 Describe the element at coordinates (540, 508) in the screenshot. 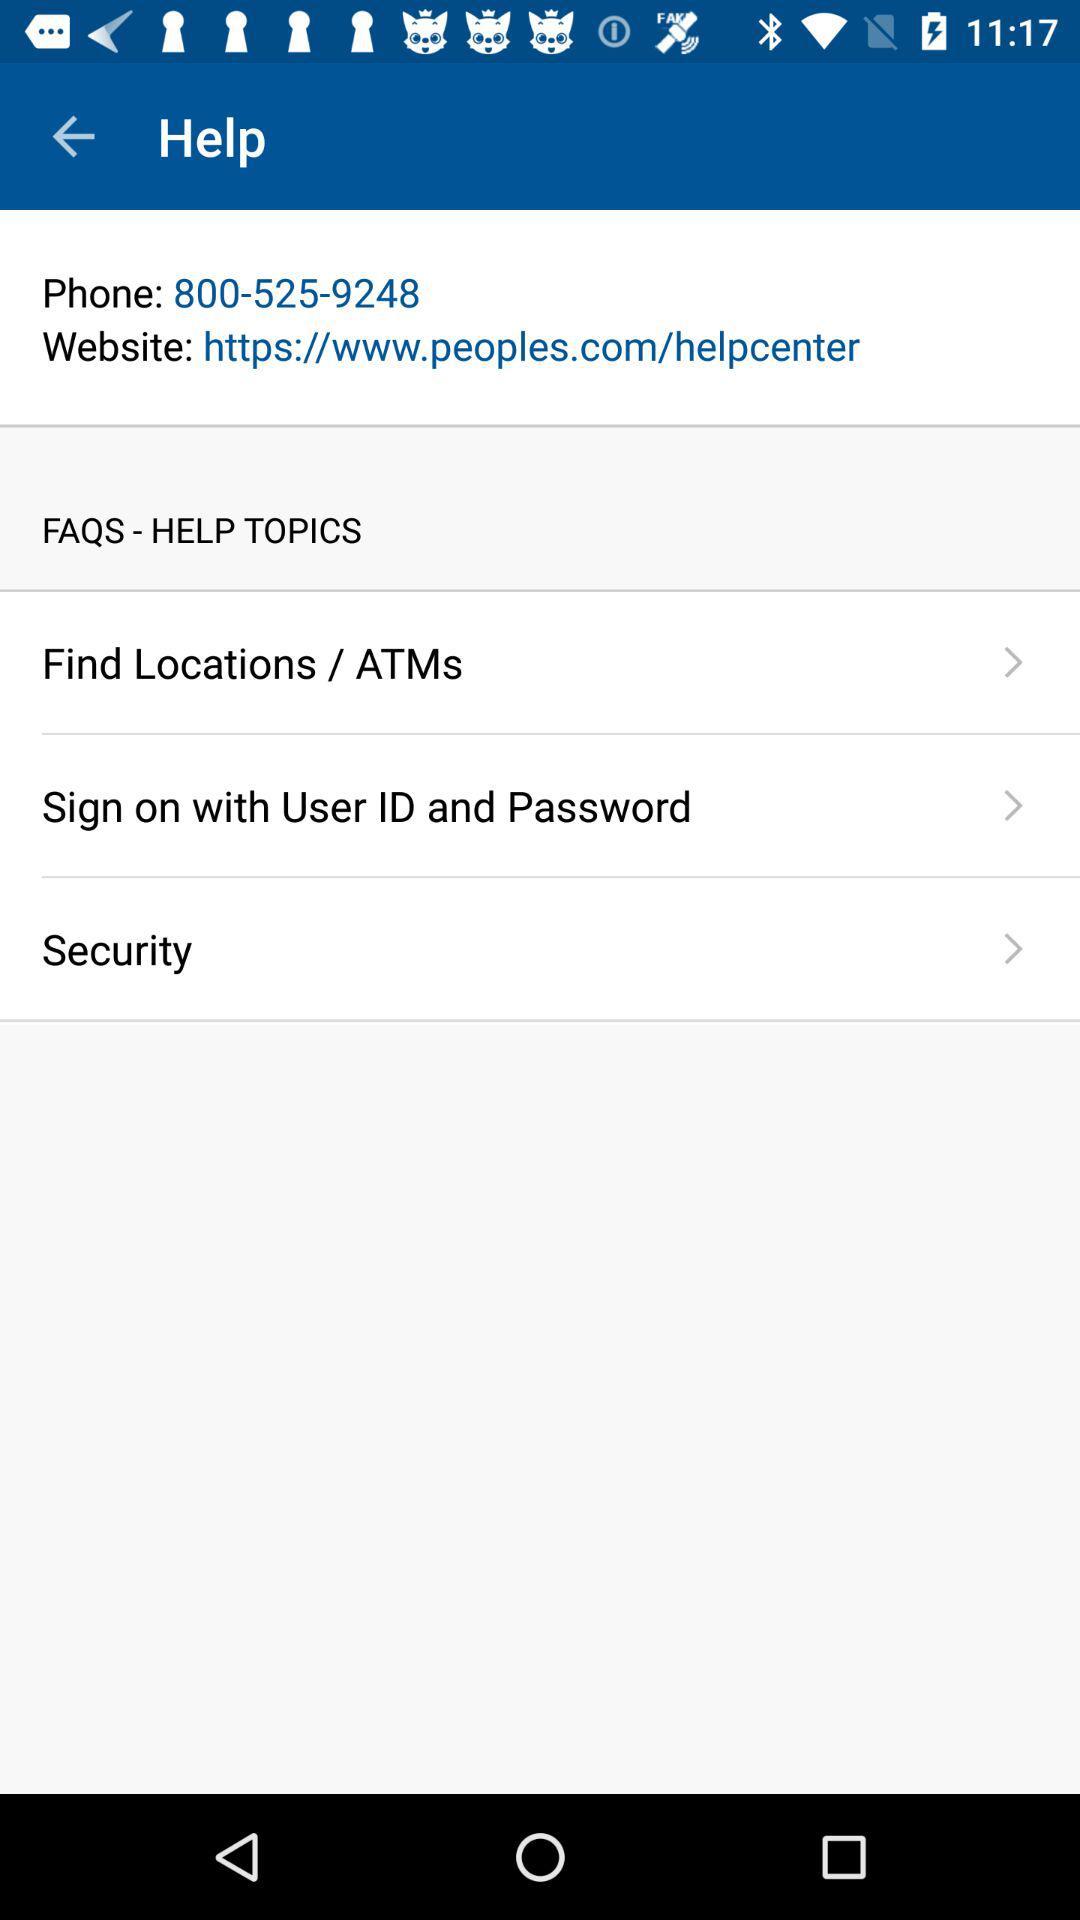

I see `faqs - help topics item` at that location.